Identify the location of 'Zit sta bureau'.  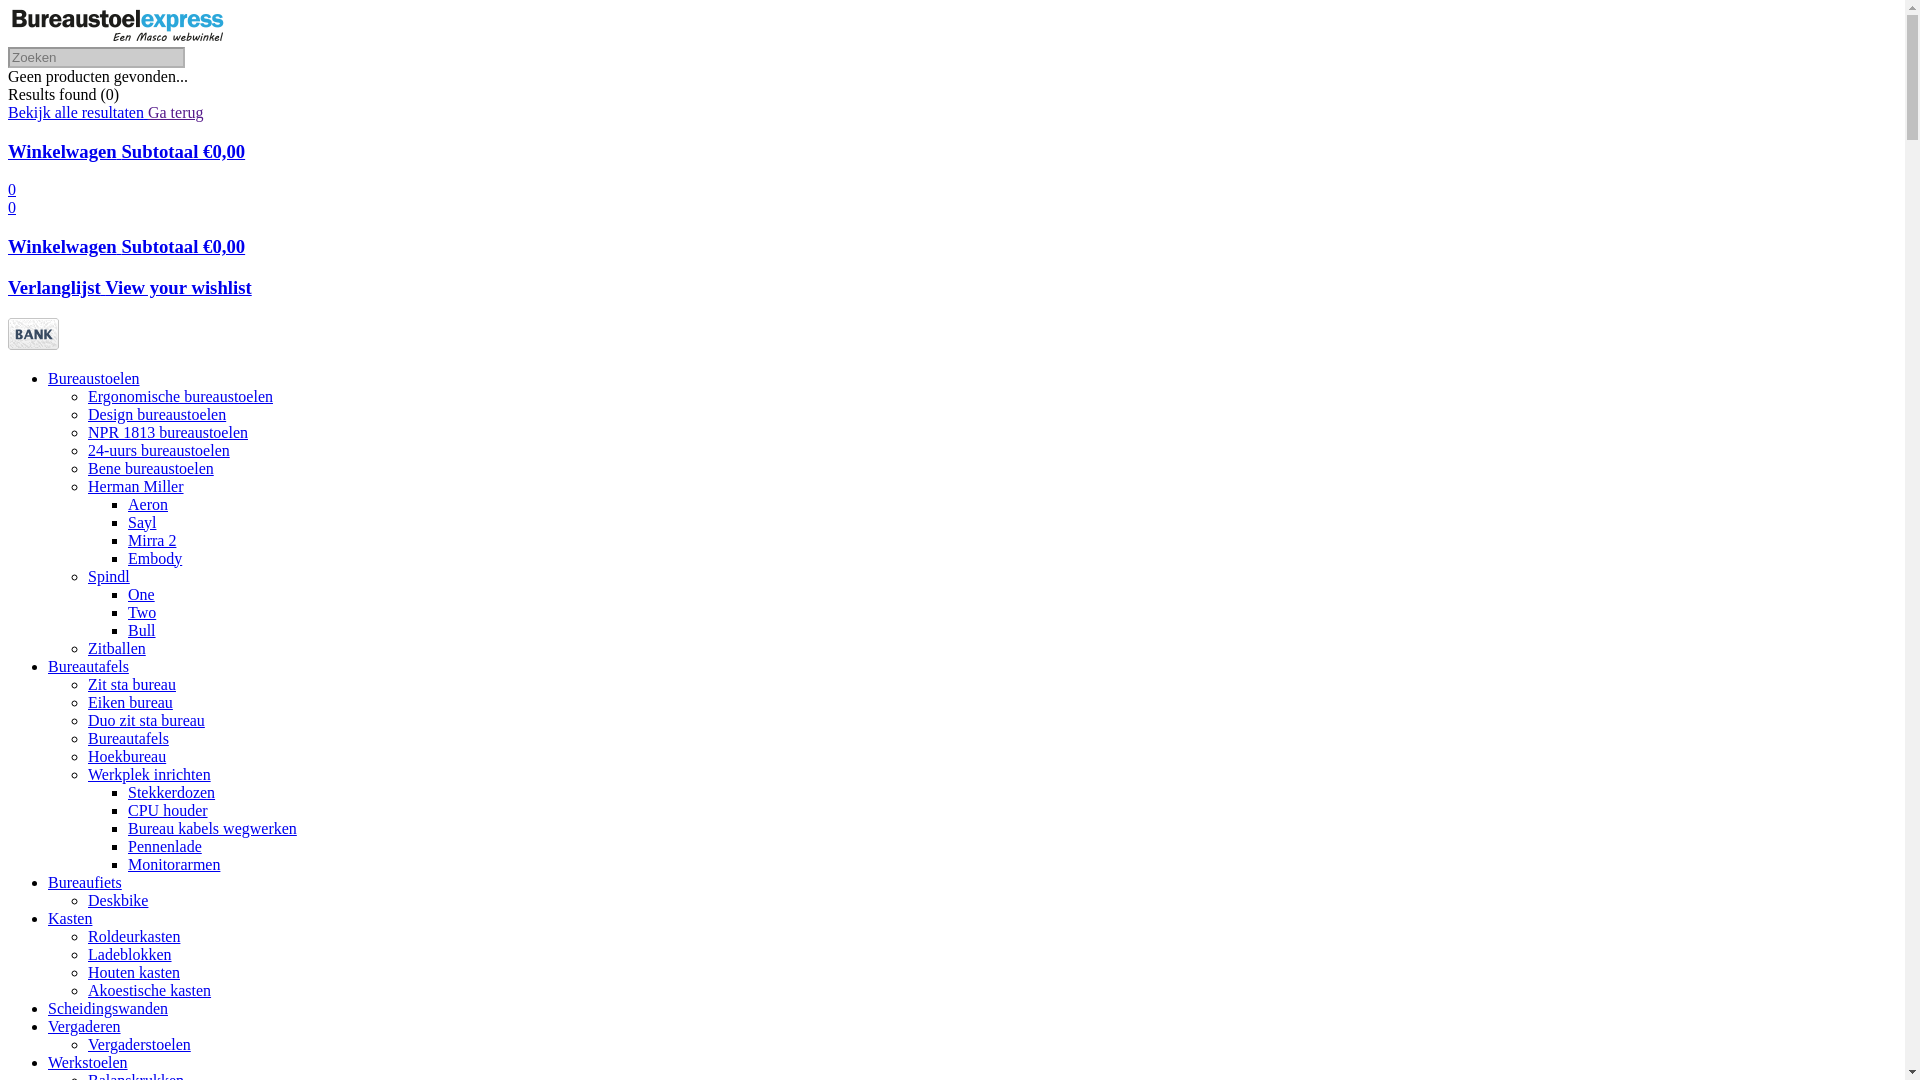
(130, 683).